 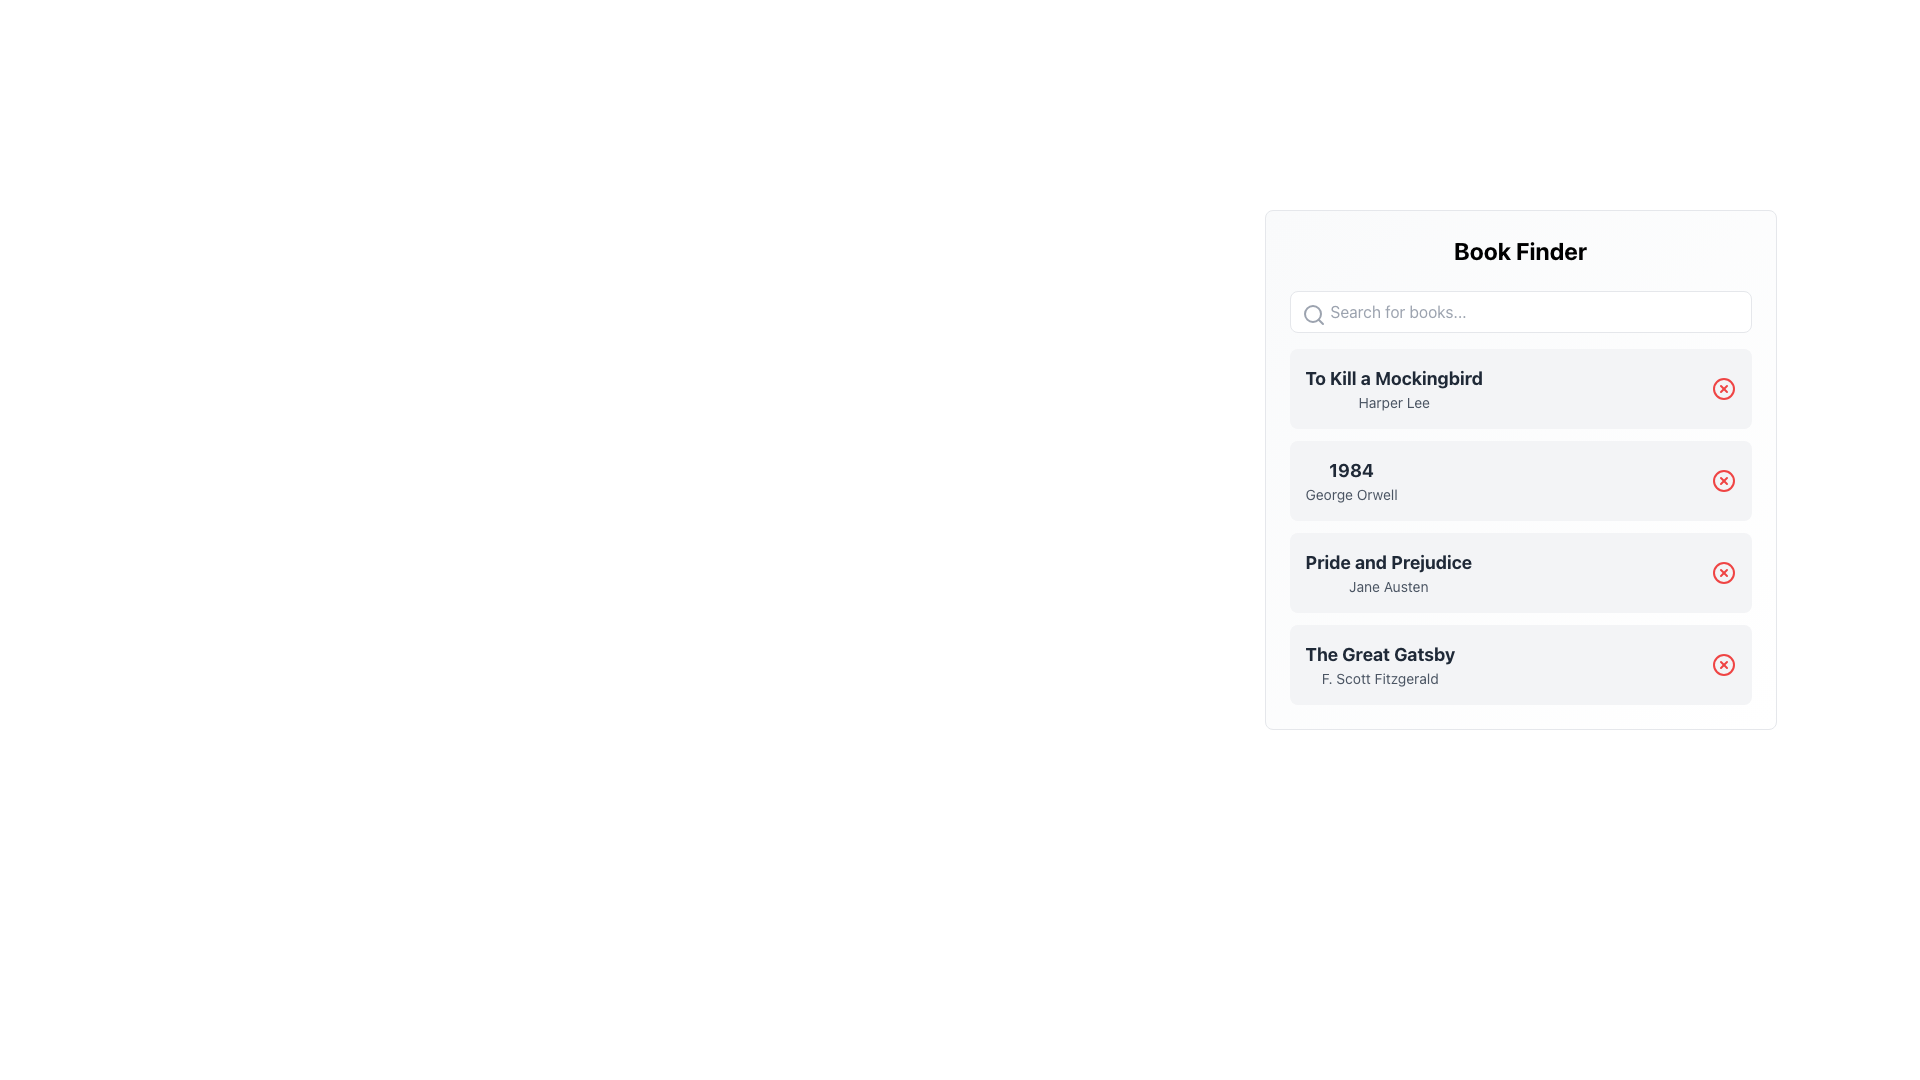 I want to click on the delete button for the book '1984' by George Orwell, so click(x=1722, y=481).